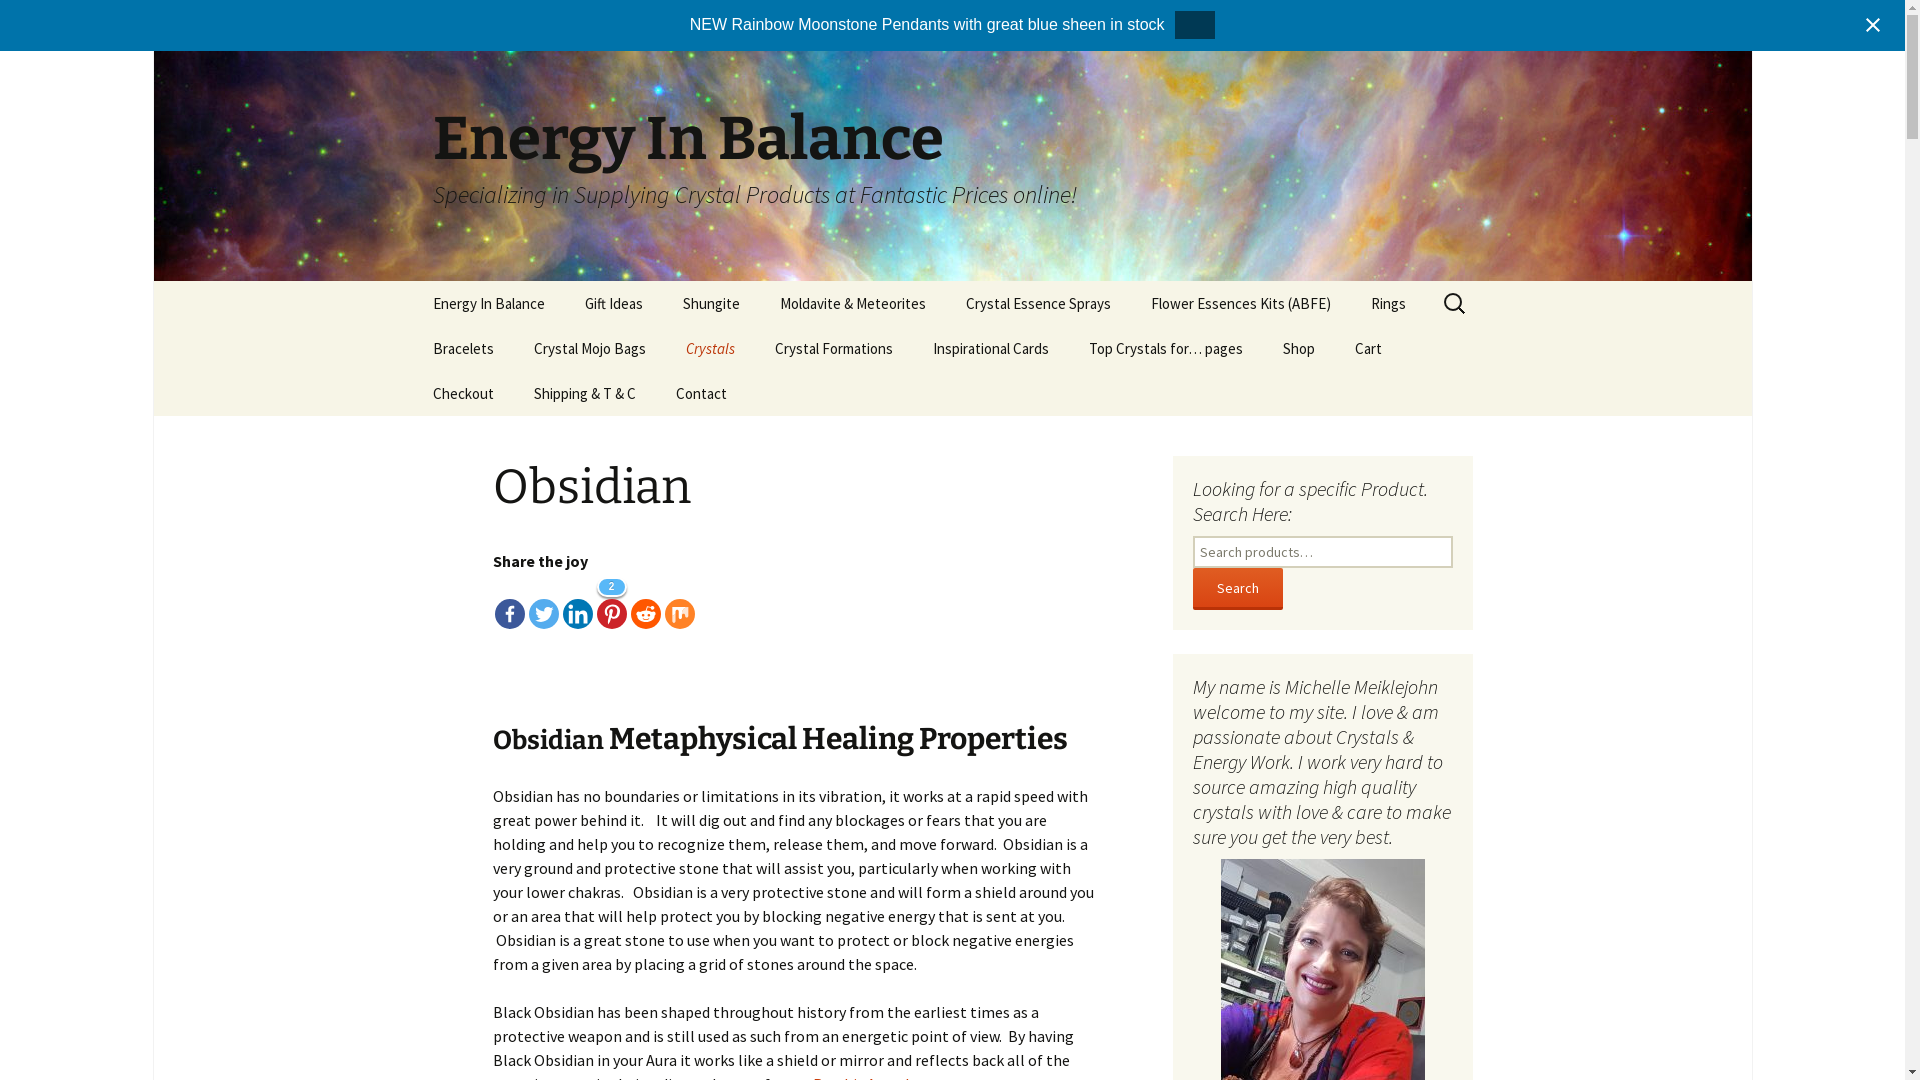 The width and height of the screenshot is (1920, 1080). What do you see at coordinates (833, 347) in the screenshot?
I see `'Crystal Formations'` at bounding box center [833, 347].